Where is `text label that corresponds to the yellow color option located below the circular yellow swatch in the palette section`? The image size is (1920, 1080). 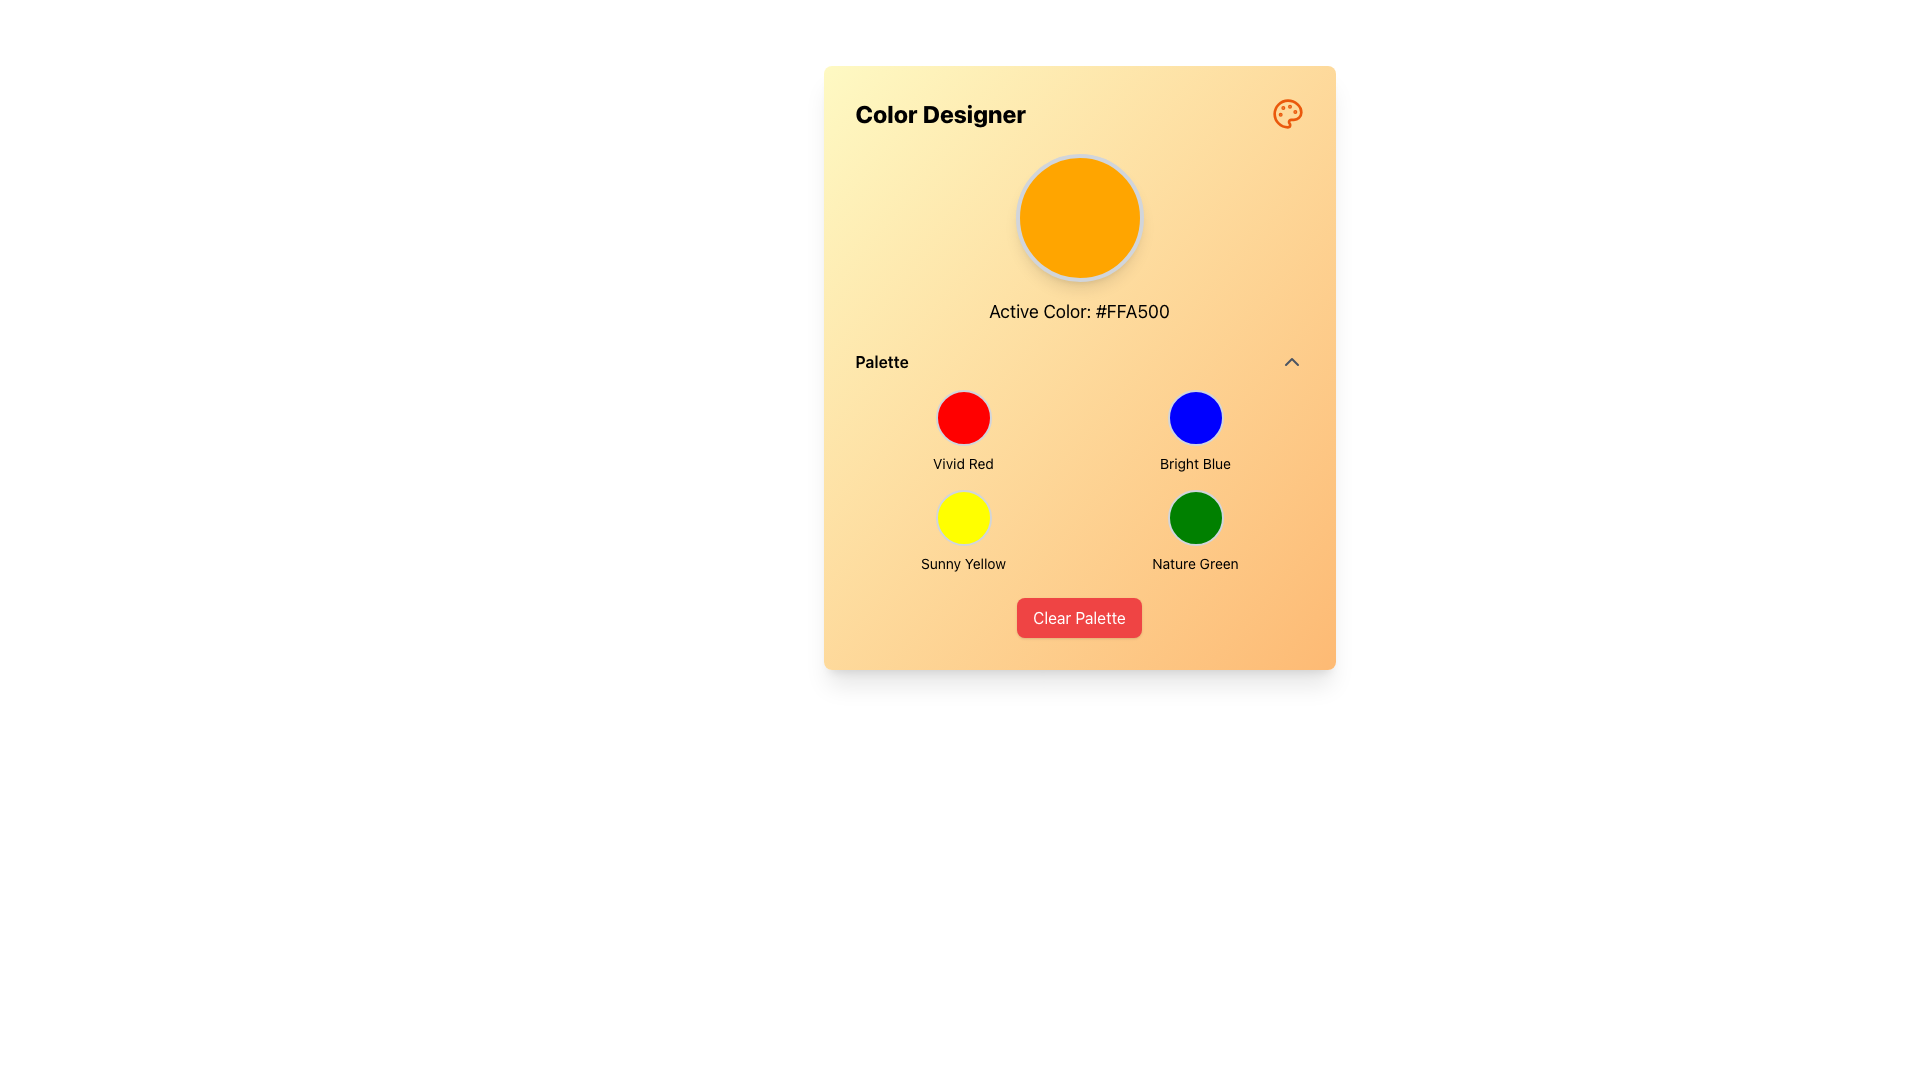 text label that corresponds to the yellow color option located below the circular yellow swatch in the palette section is located at coordinates (963, 563).